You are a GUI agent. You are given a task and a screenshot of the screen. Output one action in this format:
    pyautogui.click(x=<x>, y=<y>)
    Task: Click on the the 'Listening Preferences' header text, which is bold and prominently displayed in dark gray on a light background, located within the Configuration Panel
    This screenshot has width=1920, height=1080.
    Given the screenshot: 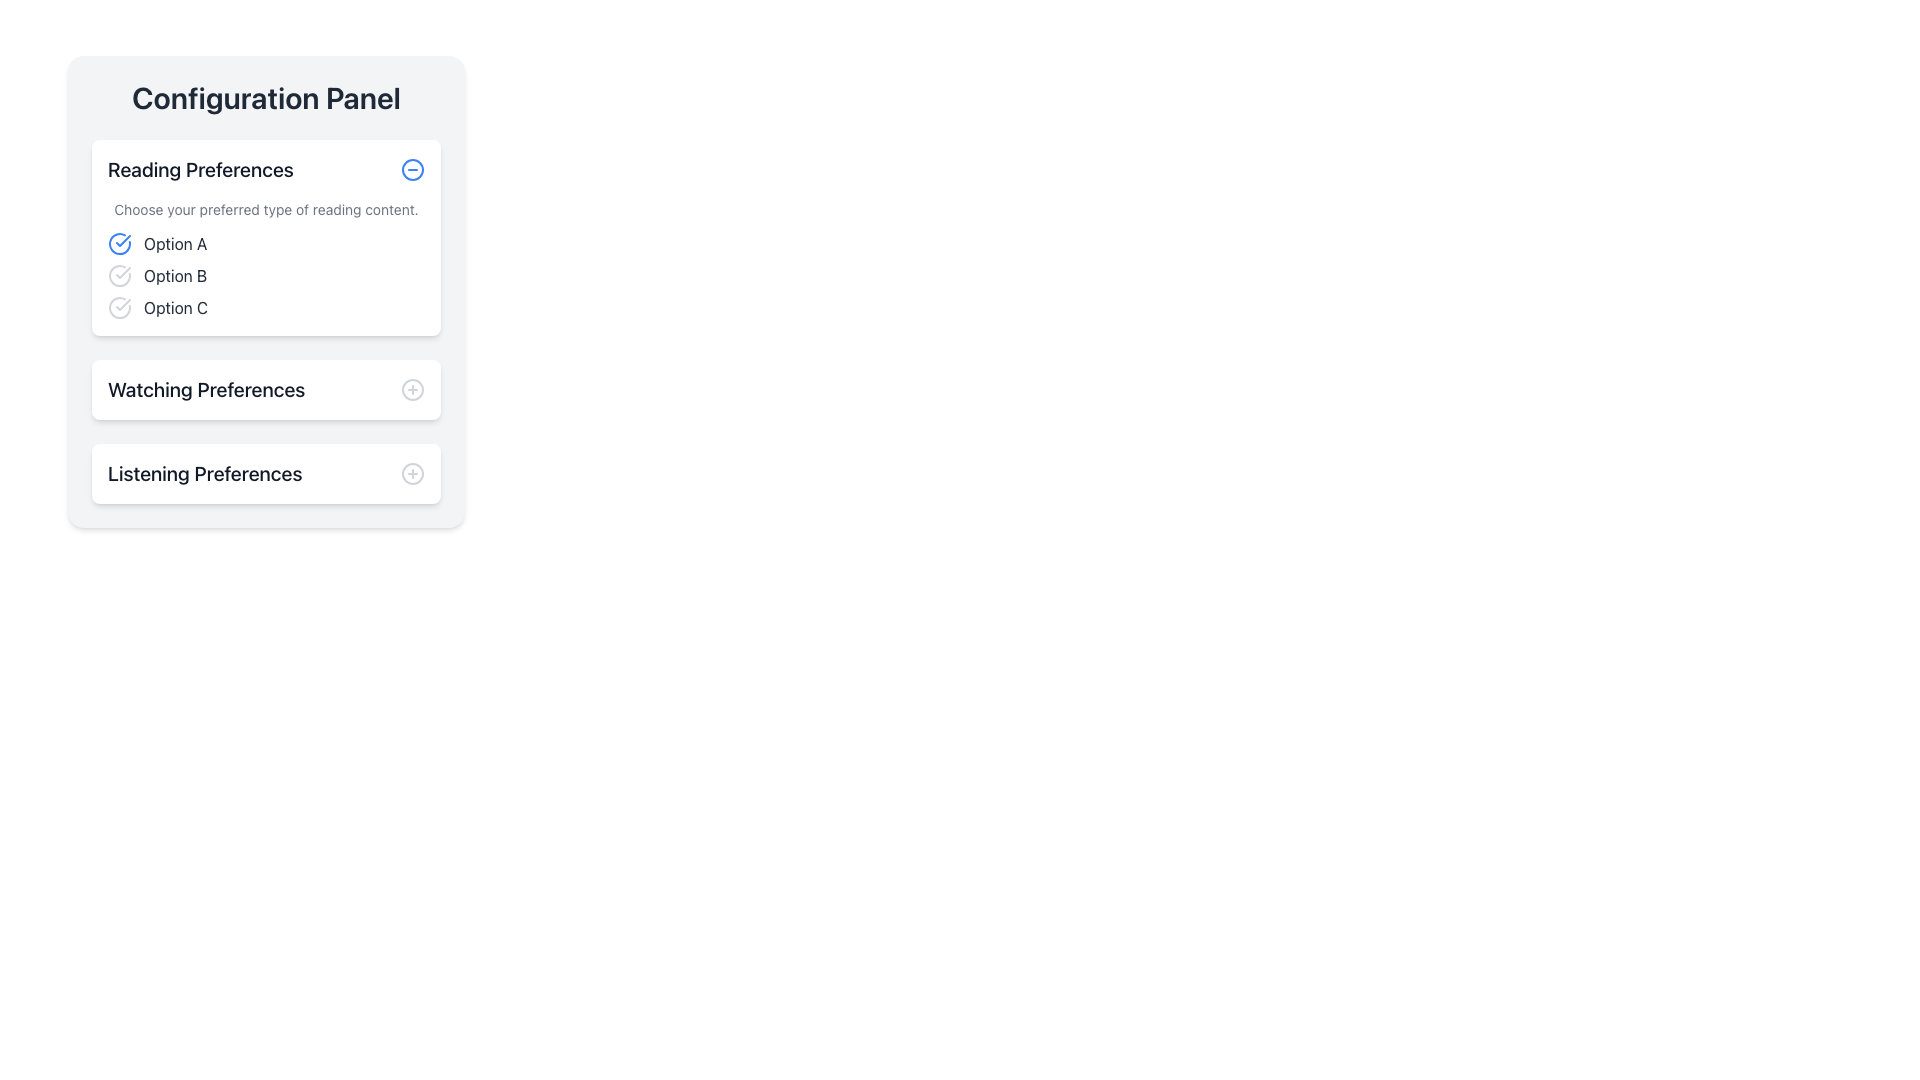 What is the action you would take?
    pyautogui.click(x=205, y=474)
    